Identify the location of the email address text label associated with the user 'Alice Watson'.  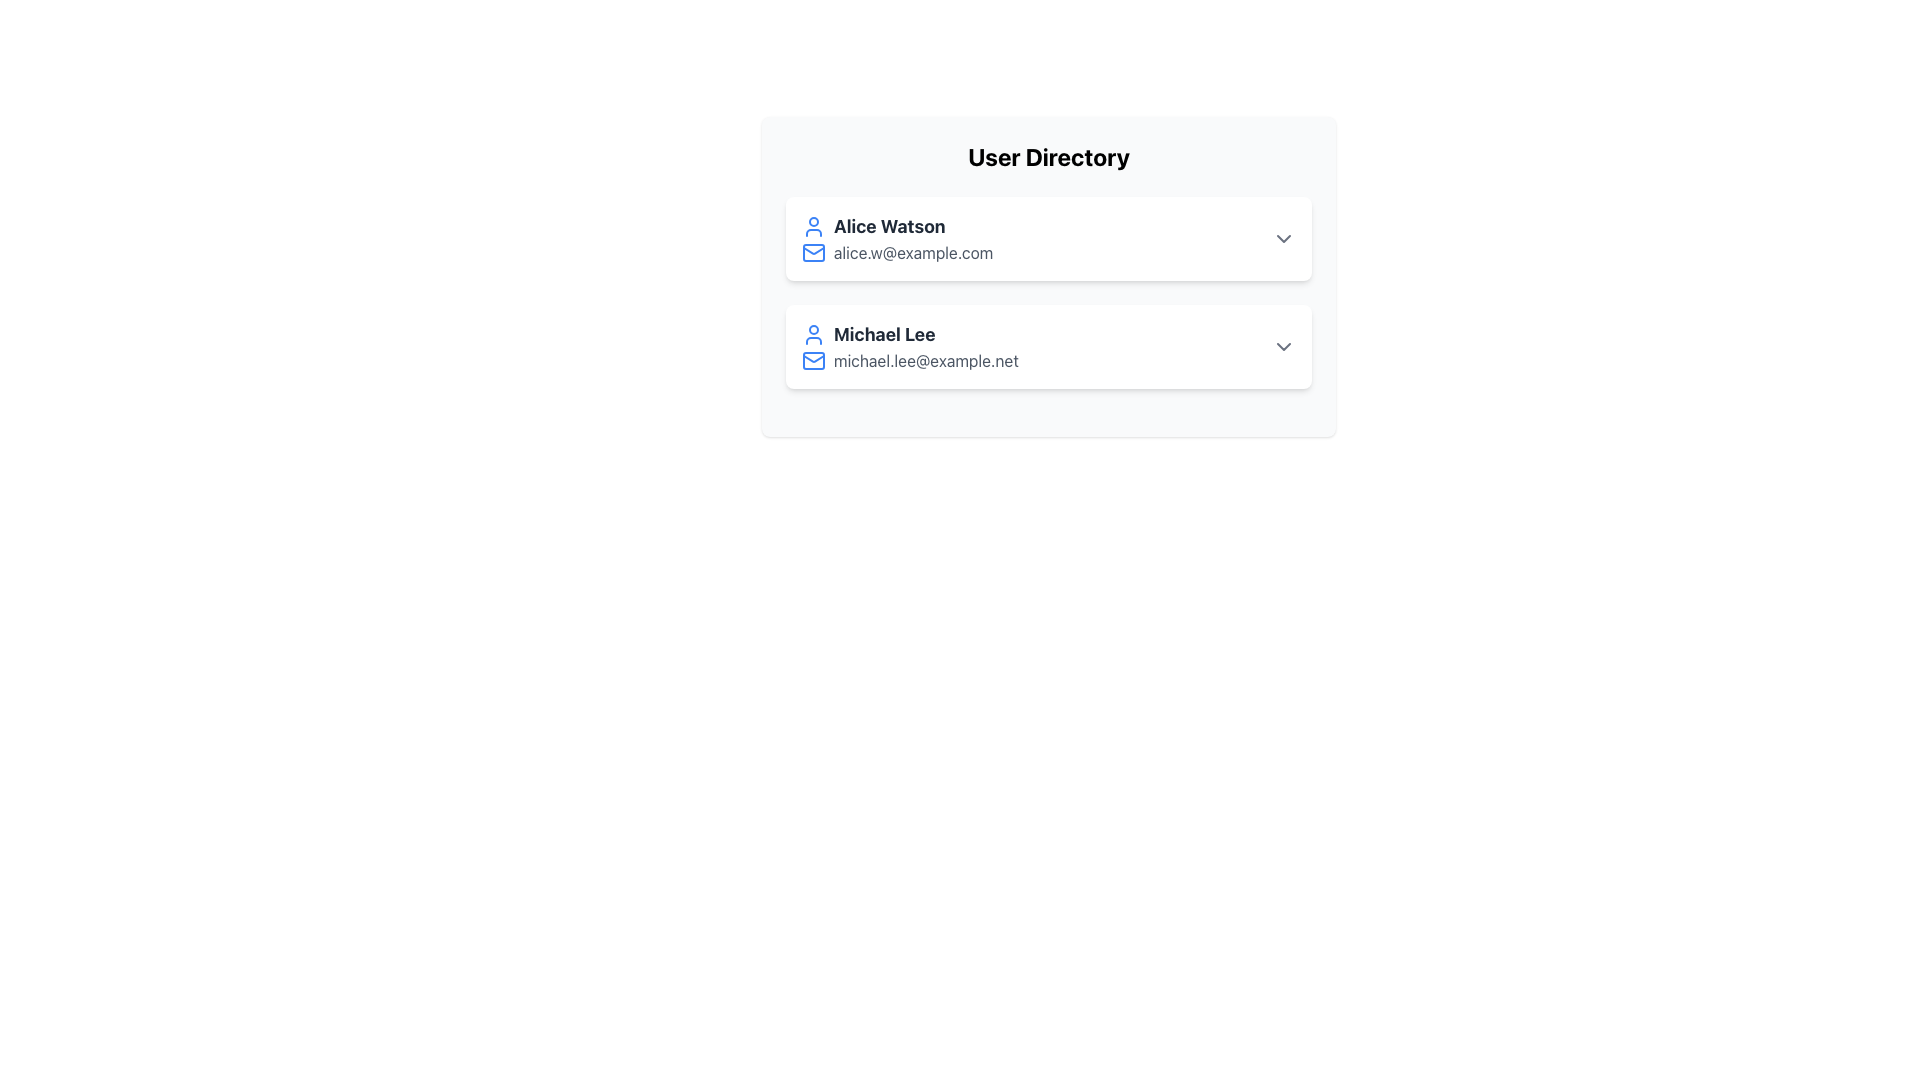
(896, 252).